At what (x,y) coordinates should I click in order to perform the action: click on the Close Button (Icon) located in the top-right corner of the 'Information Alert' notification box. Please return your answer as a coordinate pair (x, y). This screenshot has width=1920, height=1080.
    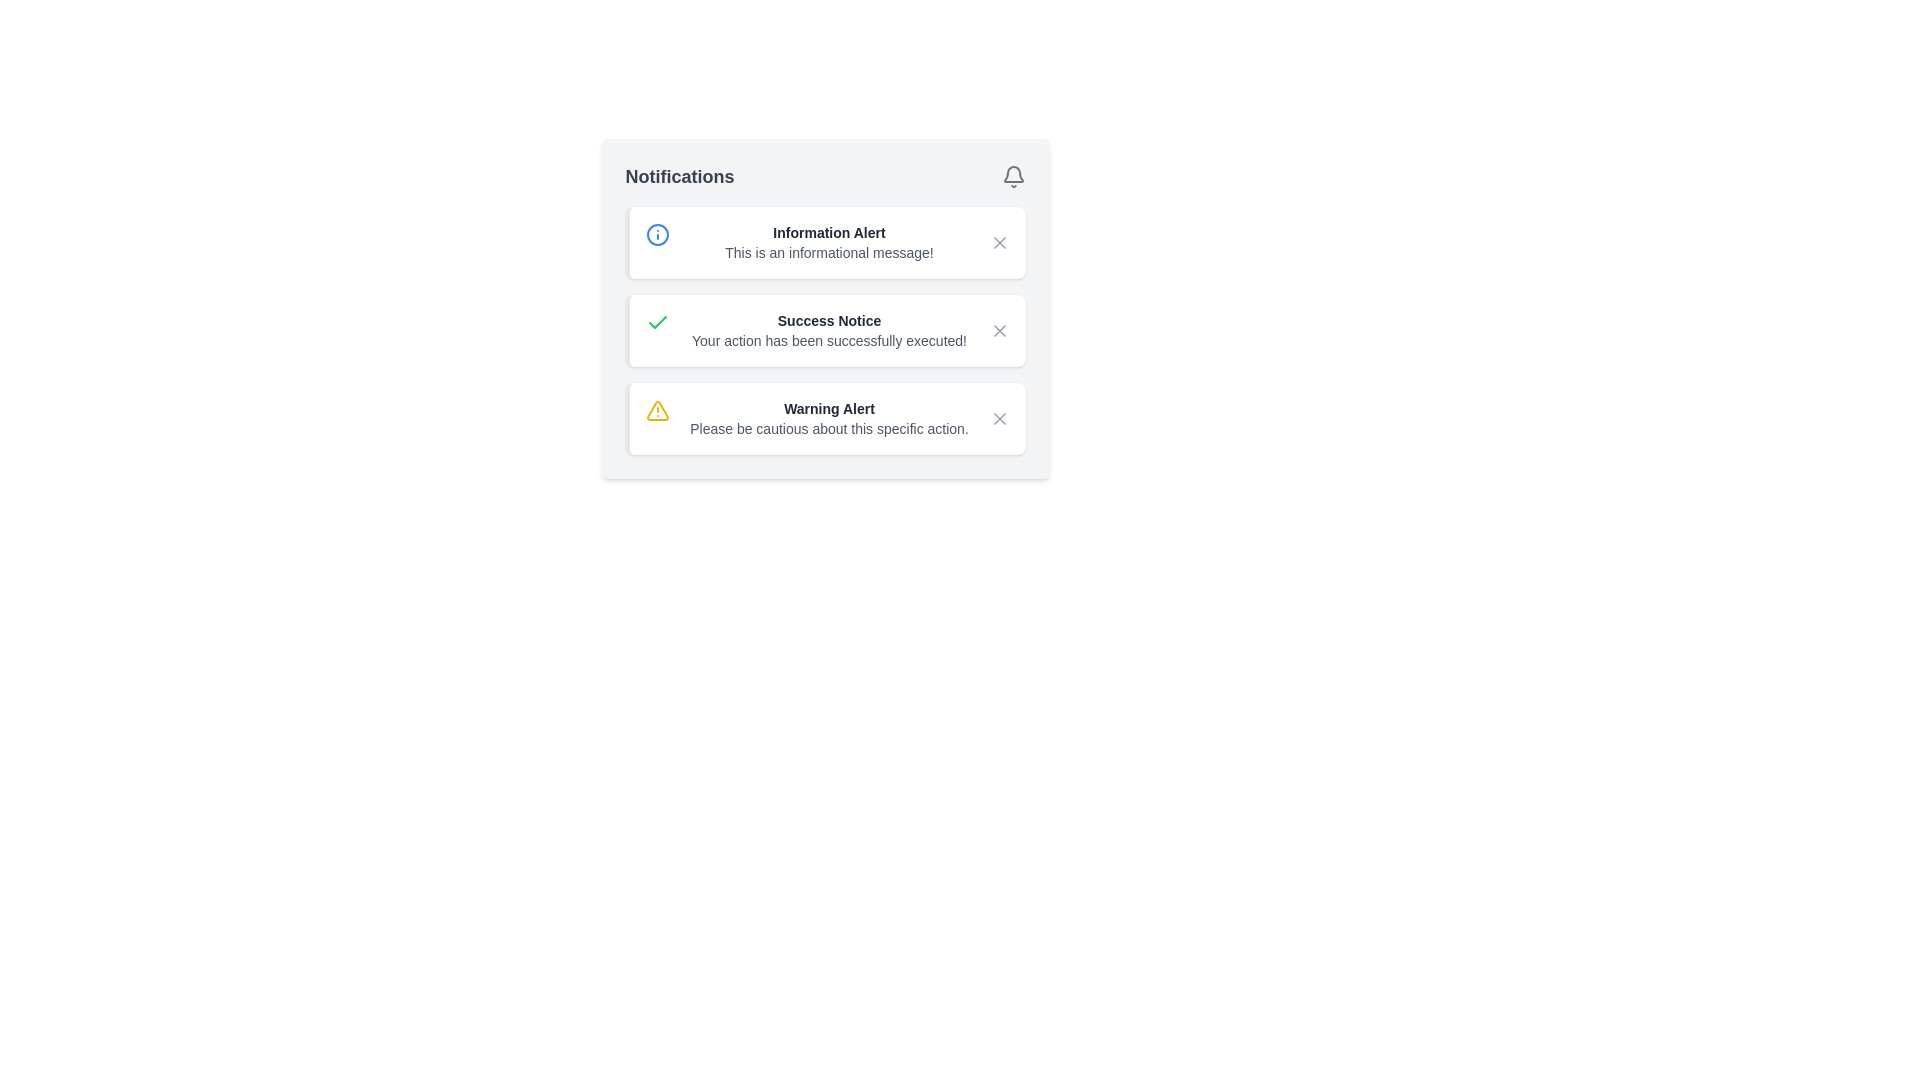
    Looking at the image, I should click on (999, 242).